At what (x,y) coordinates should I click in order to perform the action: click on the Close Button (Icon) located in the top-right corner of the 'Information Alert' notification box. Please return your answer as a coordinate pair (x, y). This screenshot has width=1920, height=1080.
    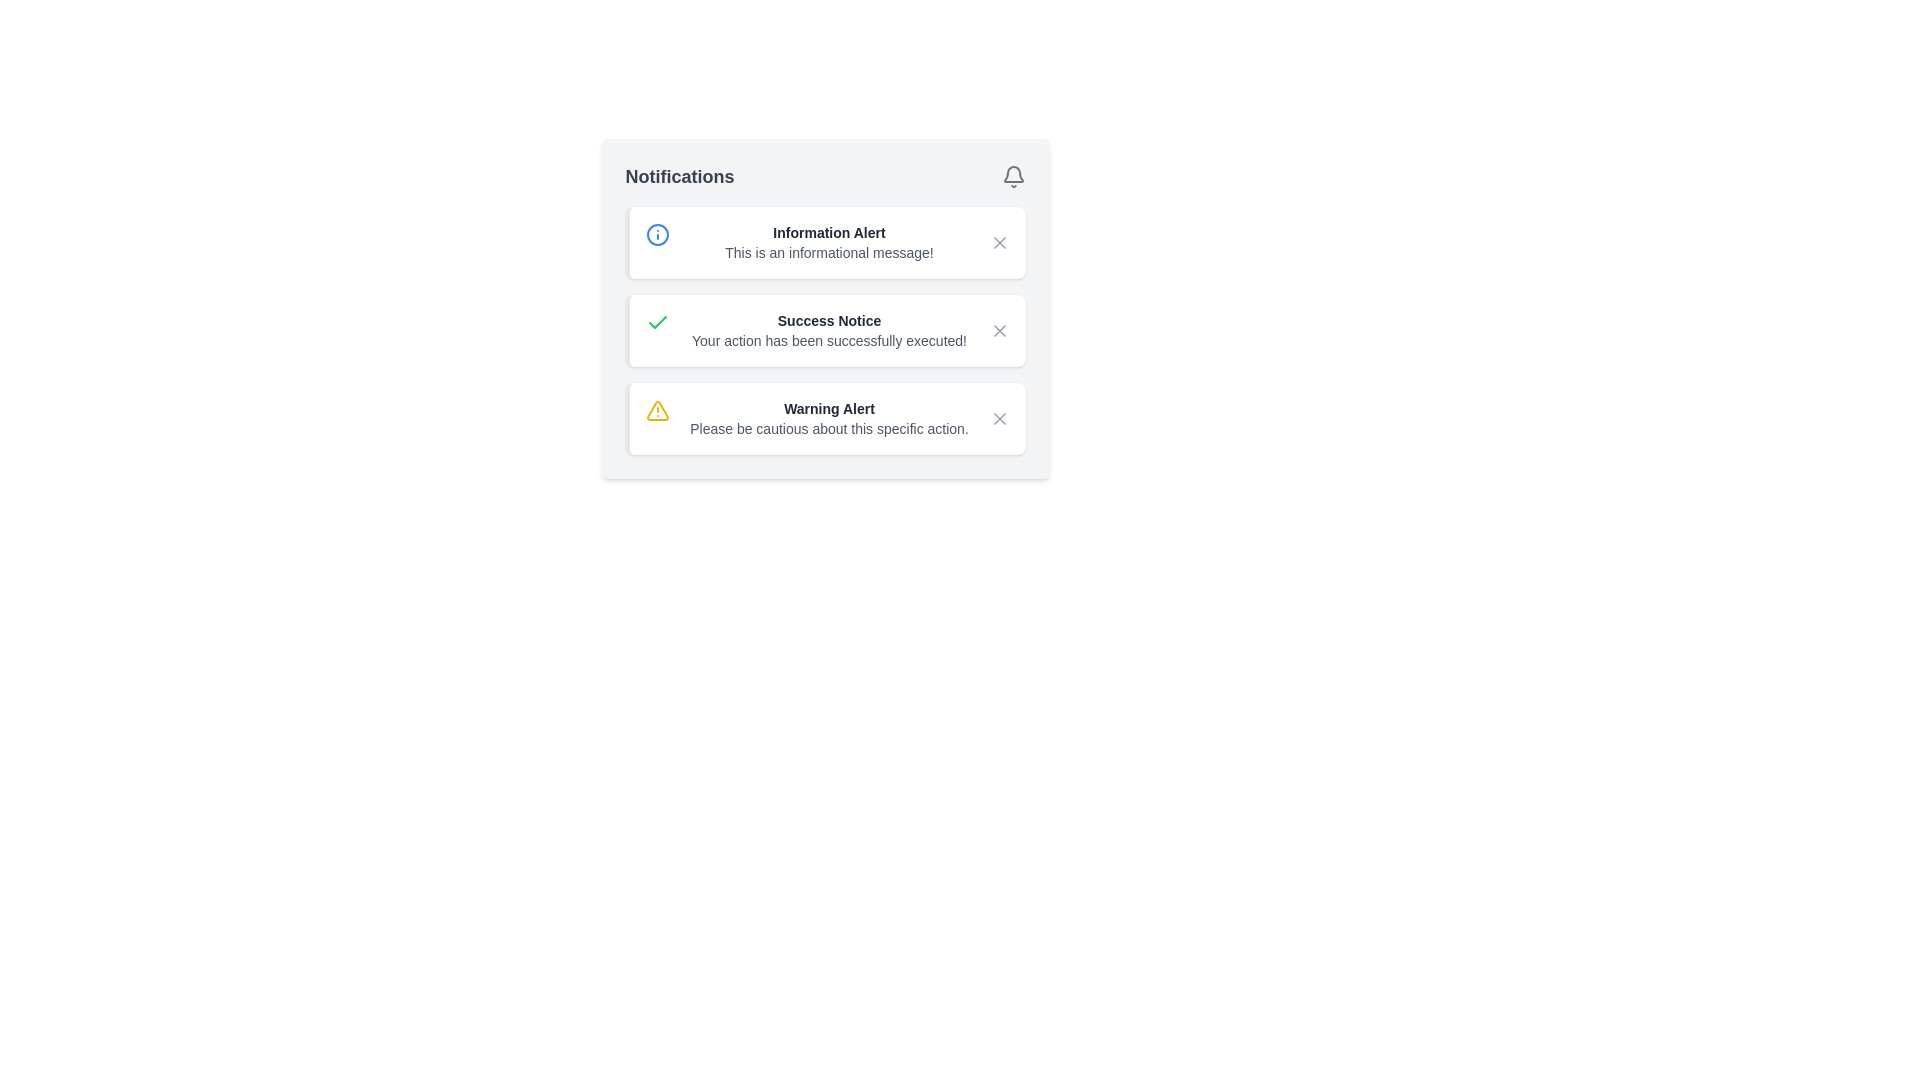
    Looking at the image, I should click on (999, 242).